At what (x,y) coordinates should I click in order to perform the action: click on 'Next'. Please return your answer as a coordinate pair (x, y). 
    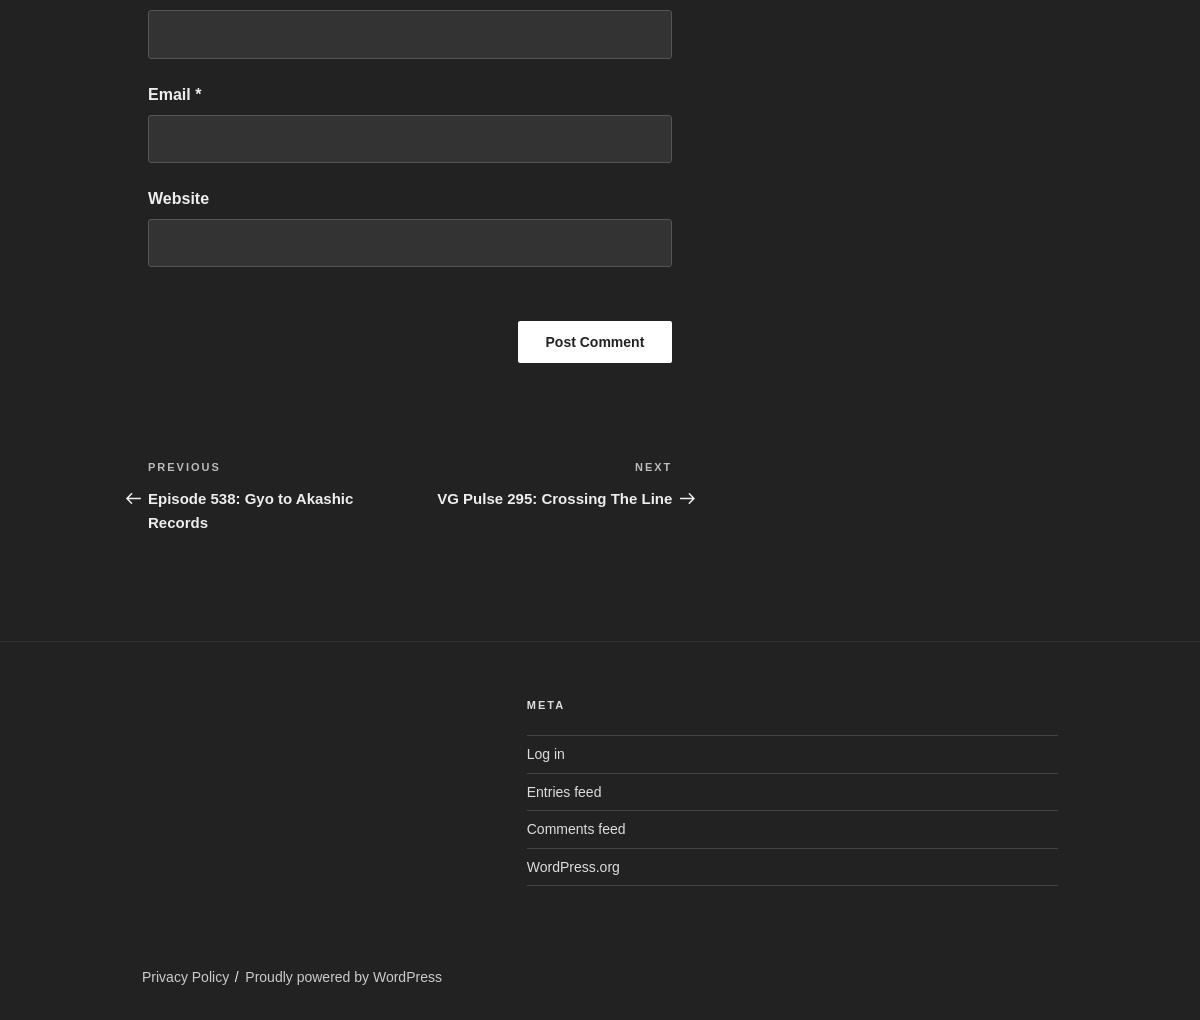
    Looking at the image, I should click on (653, 465).